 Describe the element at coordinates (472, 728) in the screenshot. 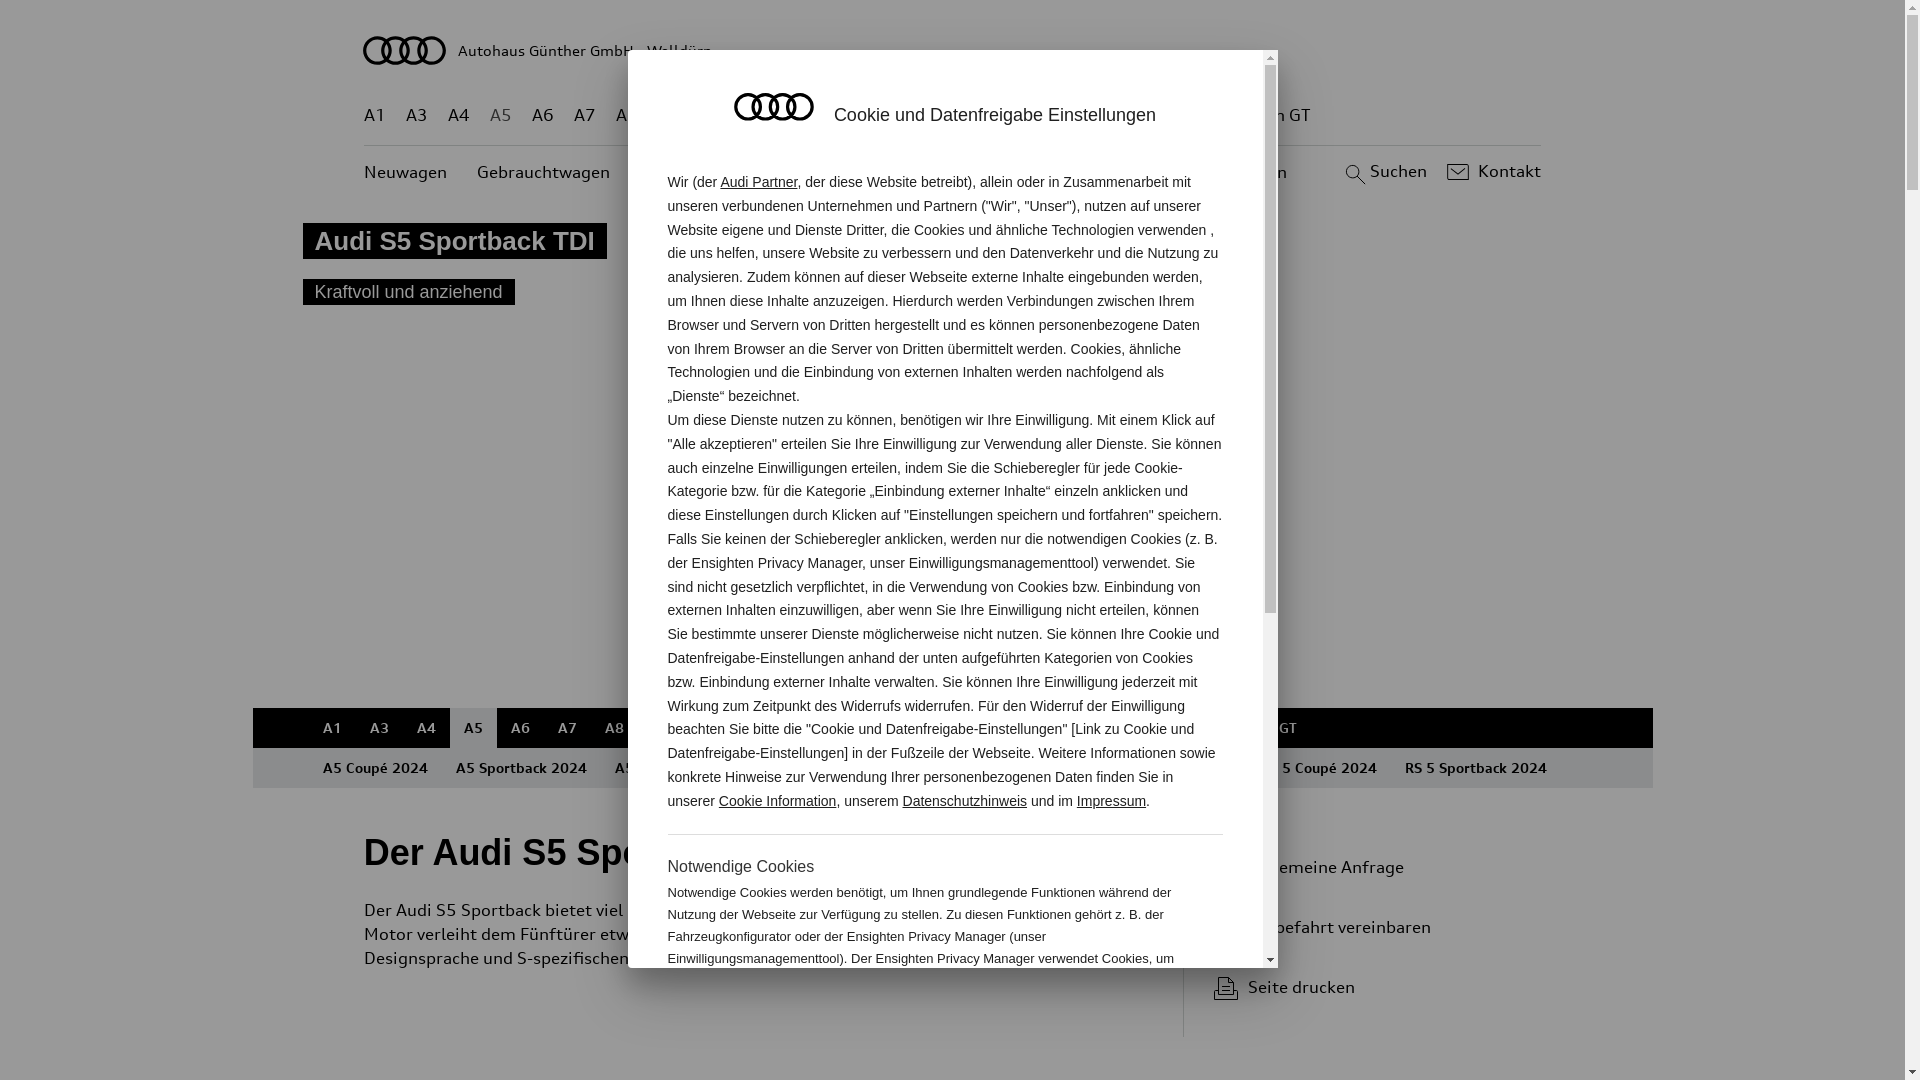

I see `'A5'` at that location.